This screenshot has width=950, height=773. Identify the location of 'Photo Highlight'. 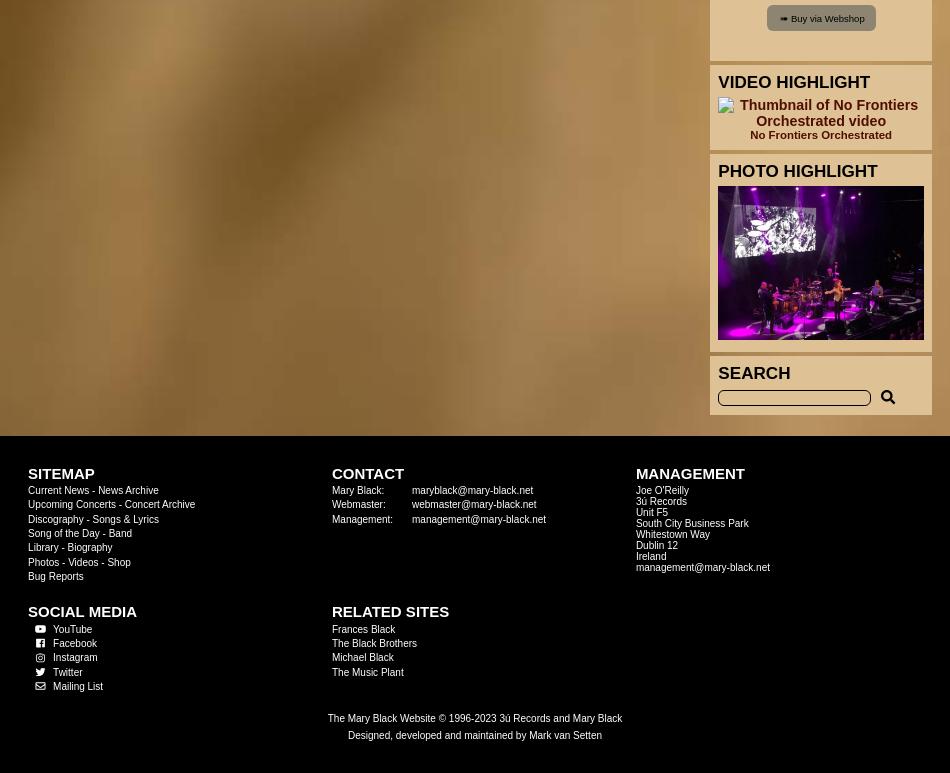
(796, 171).